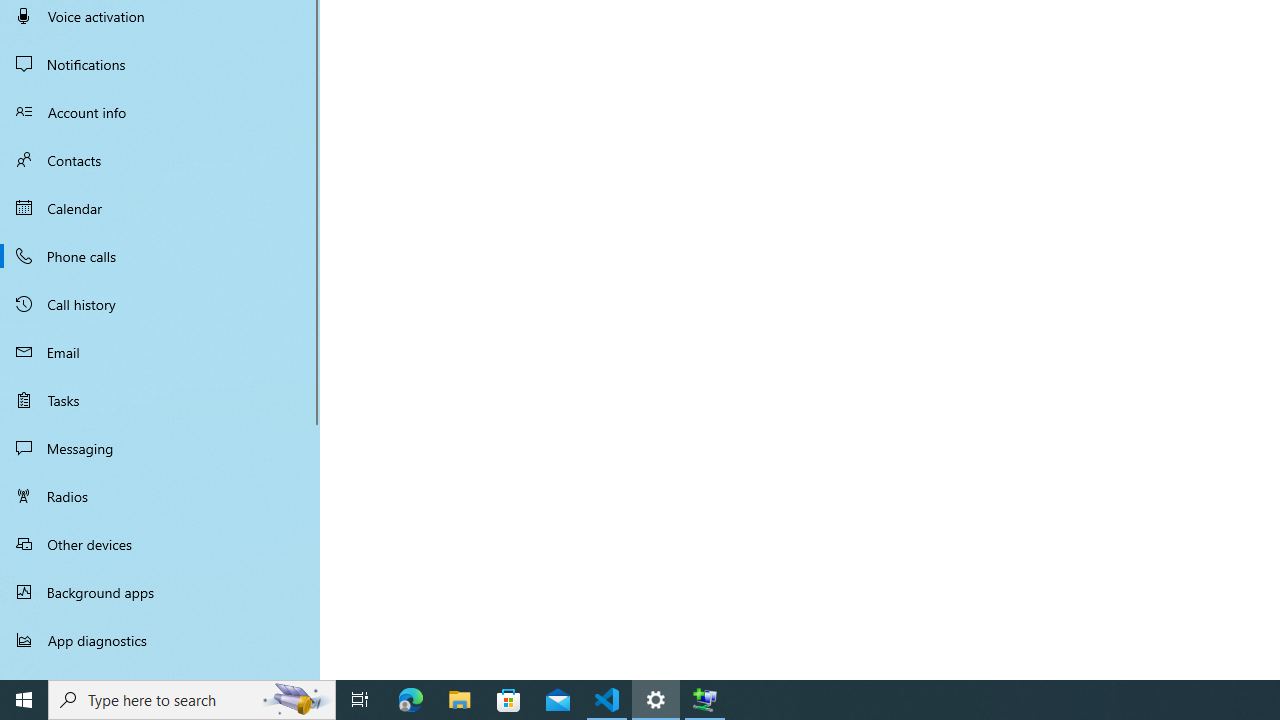 The width and height of the screenshot is (1280, 720). I want to click on 'Account info', so click(160, 111).